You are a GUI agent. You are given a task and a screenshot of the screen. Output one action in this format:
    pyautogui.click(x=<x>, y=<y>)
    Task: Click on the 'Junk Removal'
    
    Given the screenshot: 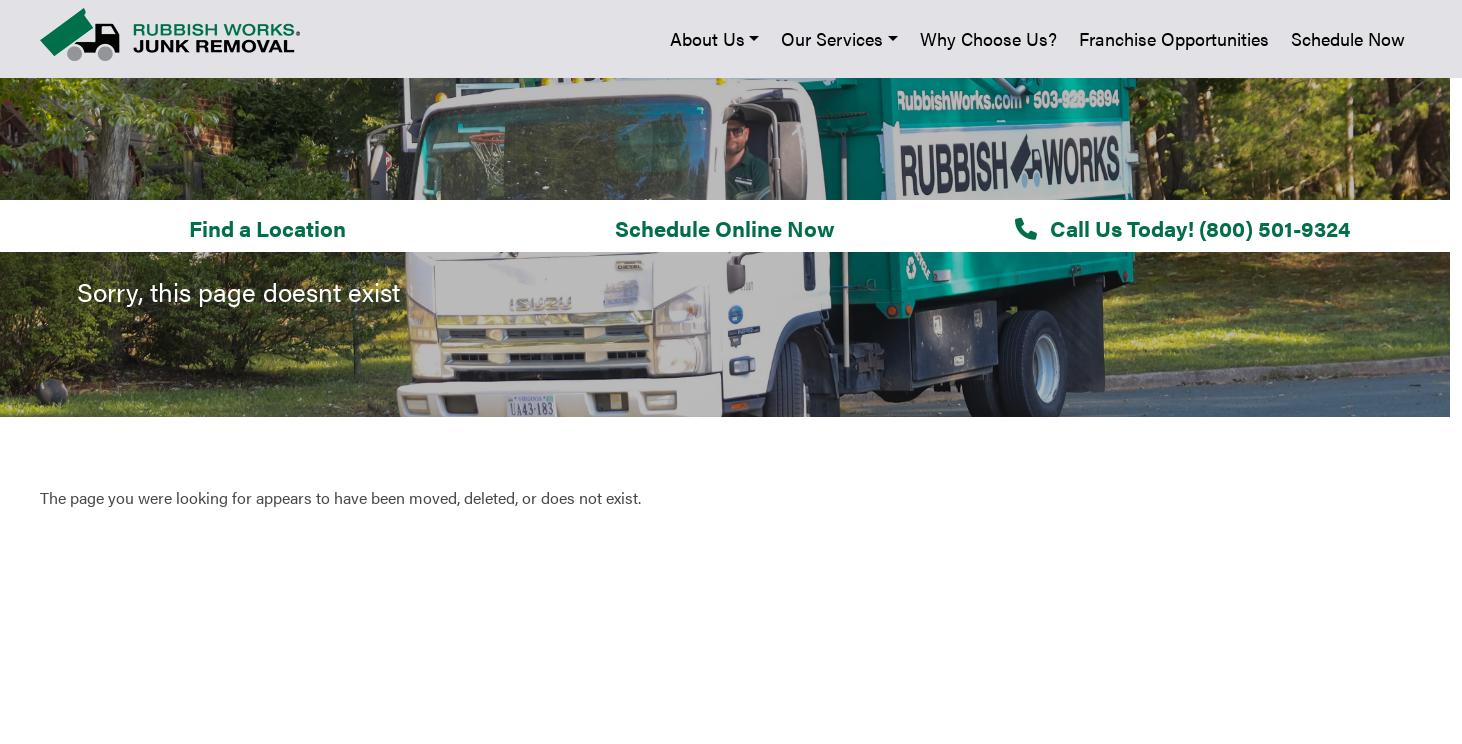 What is the action you would take?
    pyautogui.click(x=513, y=268)
    